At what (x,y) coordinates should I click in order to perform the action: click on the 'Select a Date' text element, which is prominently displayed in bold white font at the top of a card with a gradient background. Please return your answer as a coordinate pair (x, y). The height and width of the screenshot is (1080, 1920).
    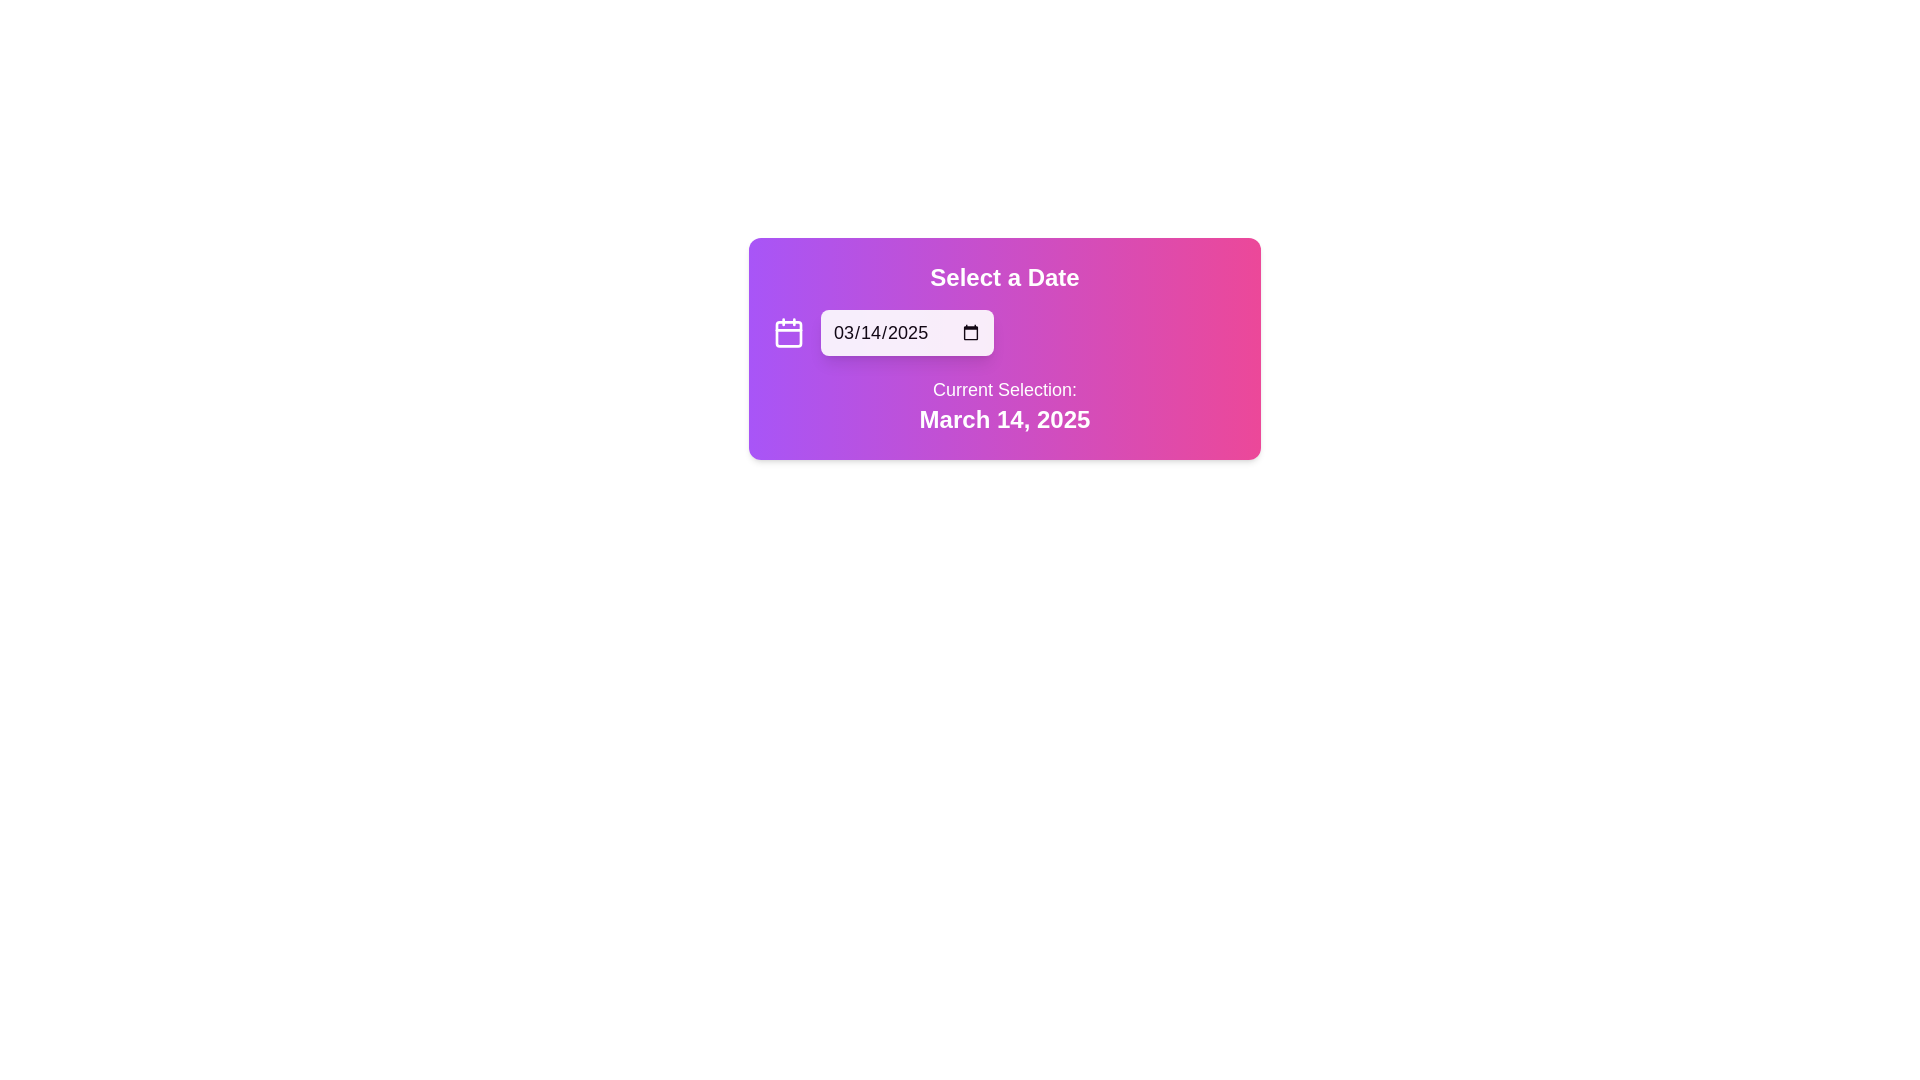
    Looking at the image, I should click on (1004, 277).